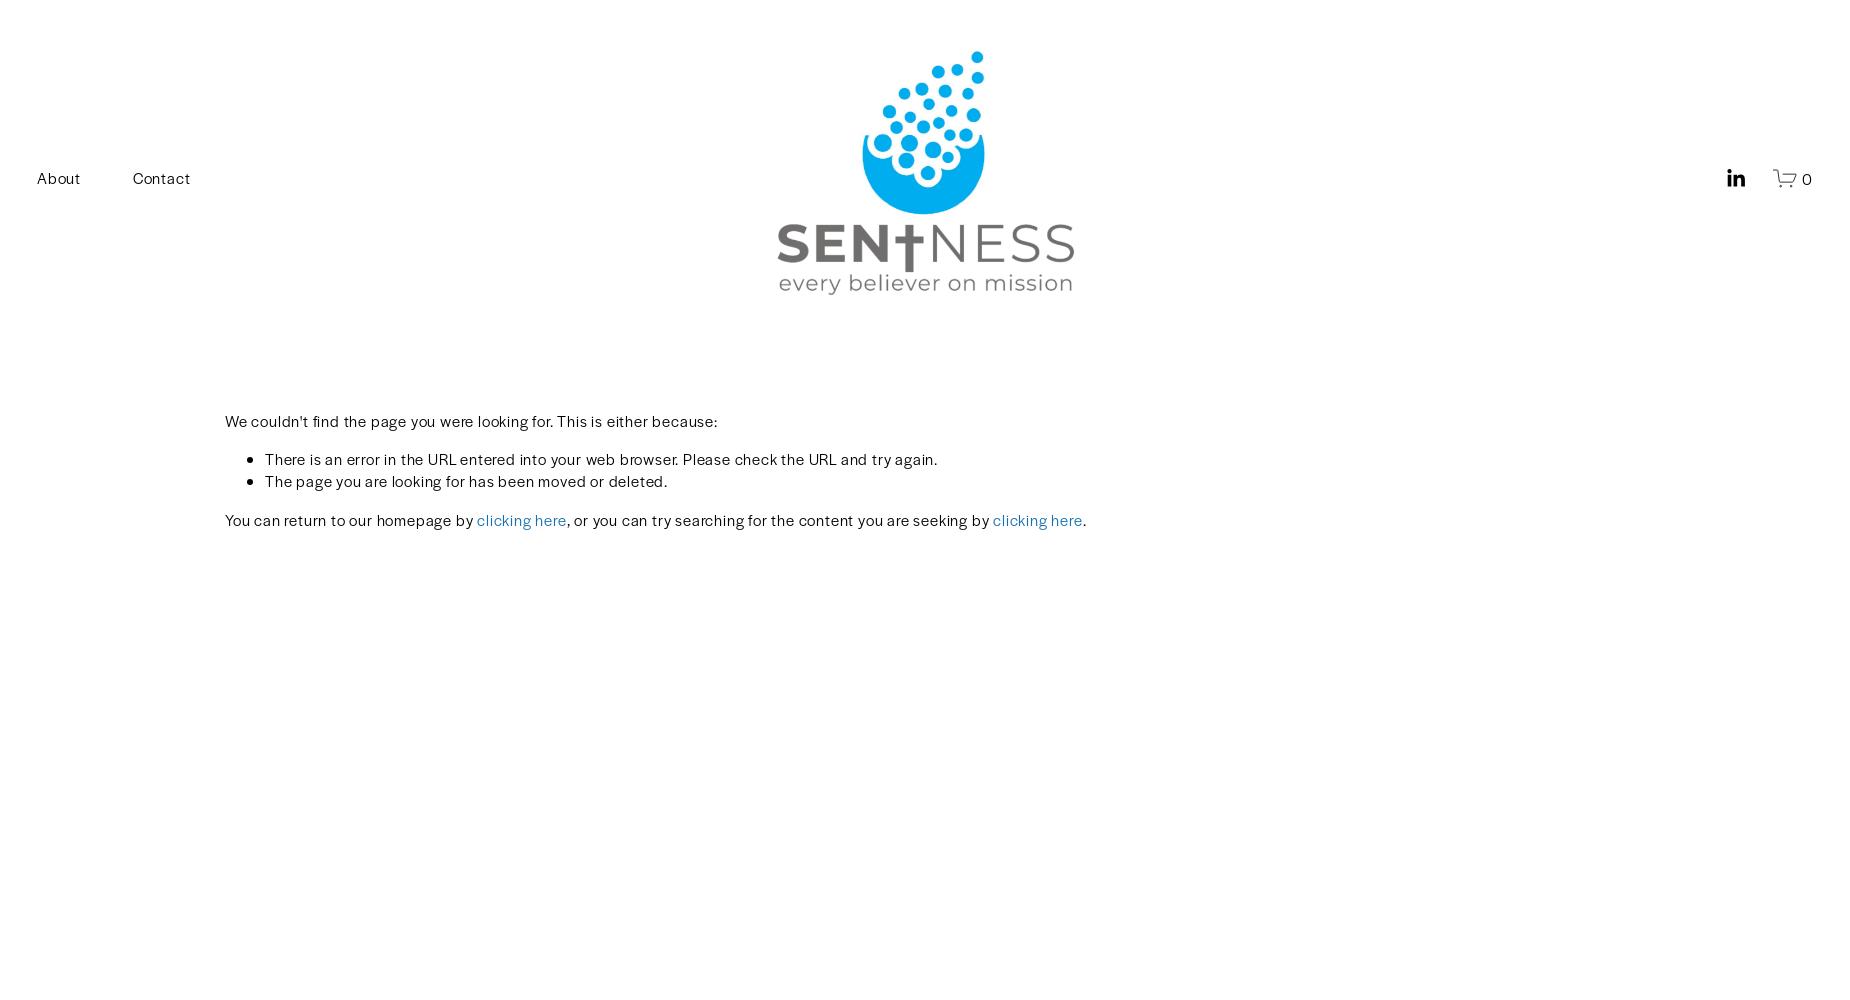  Describe the element at coordinates (1082, 518) in the screenshot. I see `'.'` at that location.